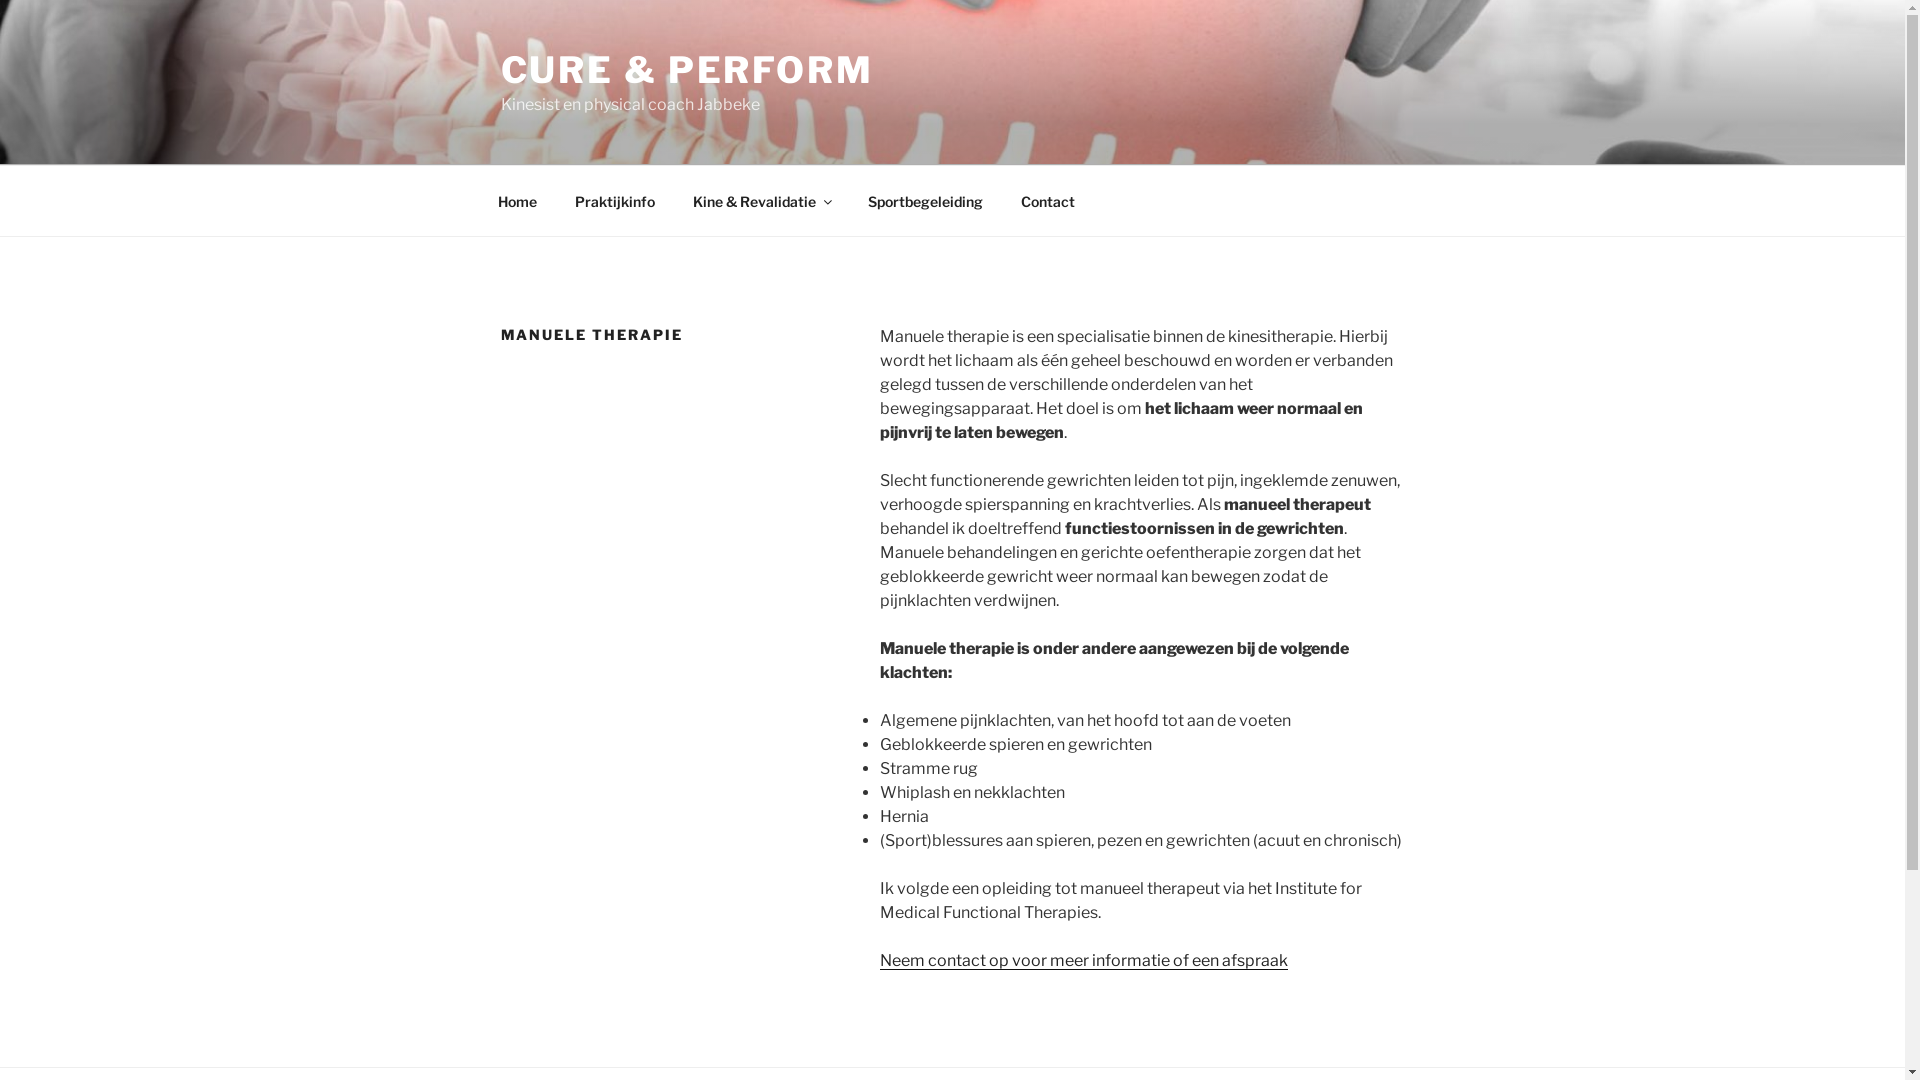 This screenshot has height=1080, width=1920. What do you see at coordinates (686, 68) in the screenshot?
I see `'CURE & PERFORM'` at bounding box center [686, 68].